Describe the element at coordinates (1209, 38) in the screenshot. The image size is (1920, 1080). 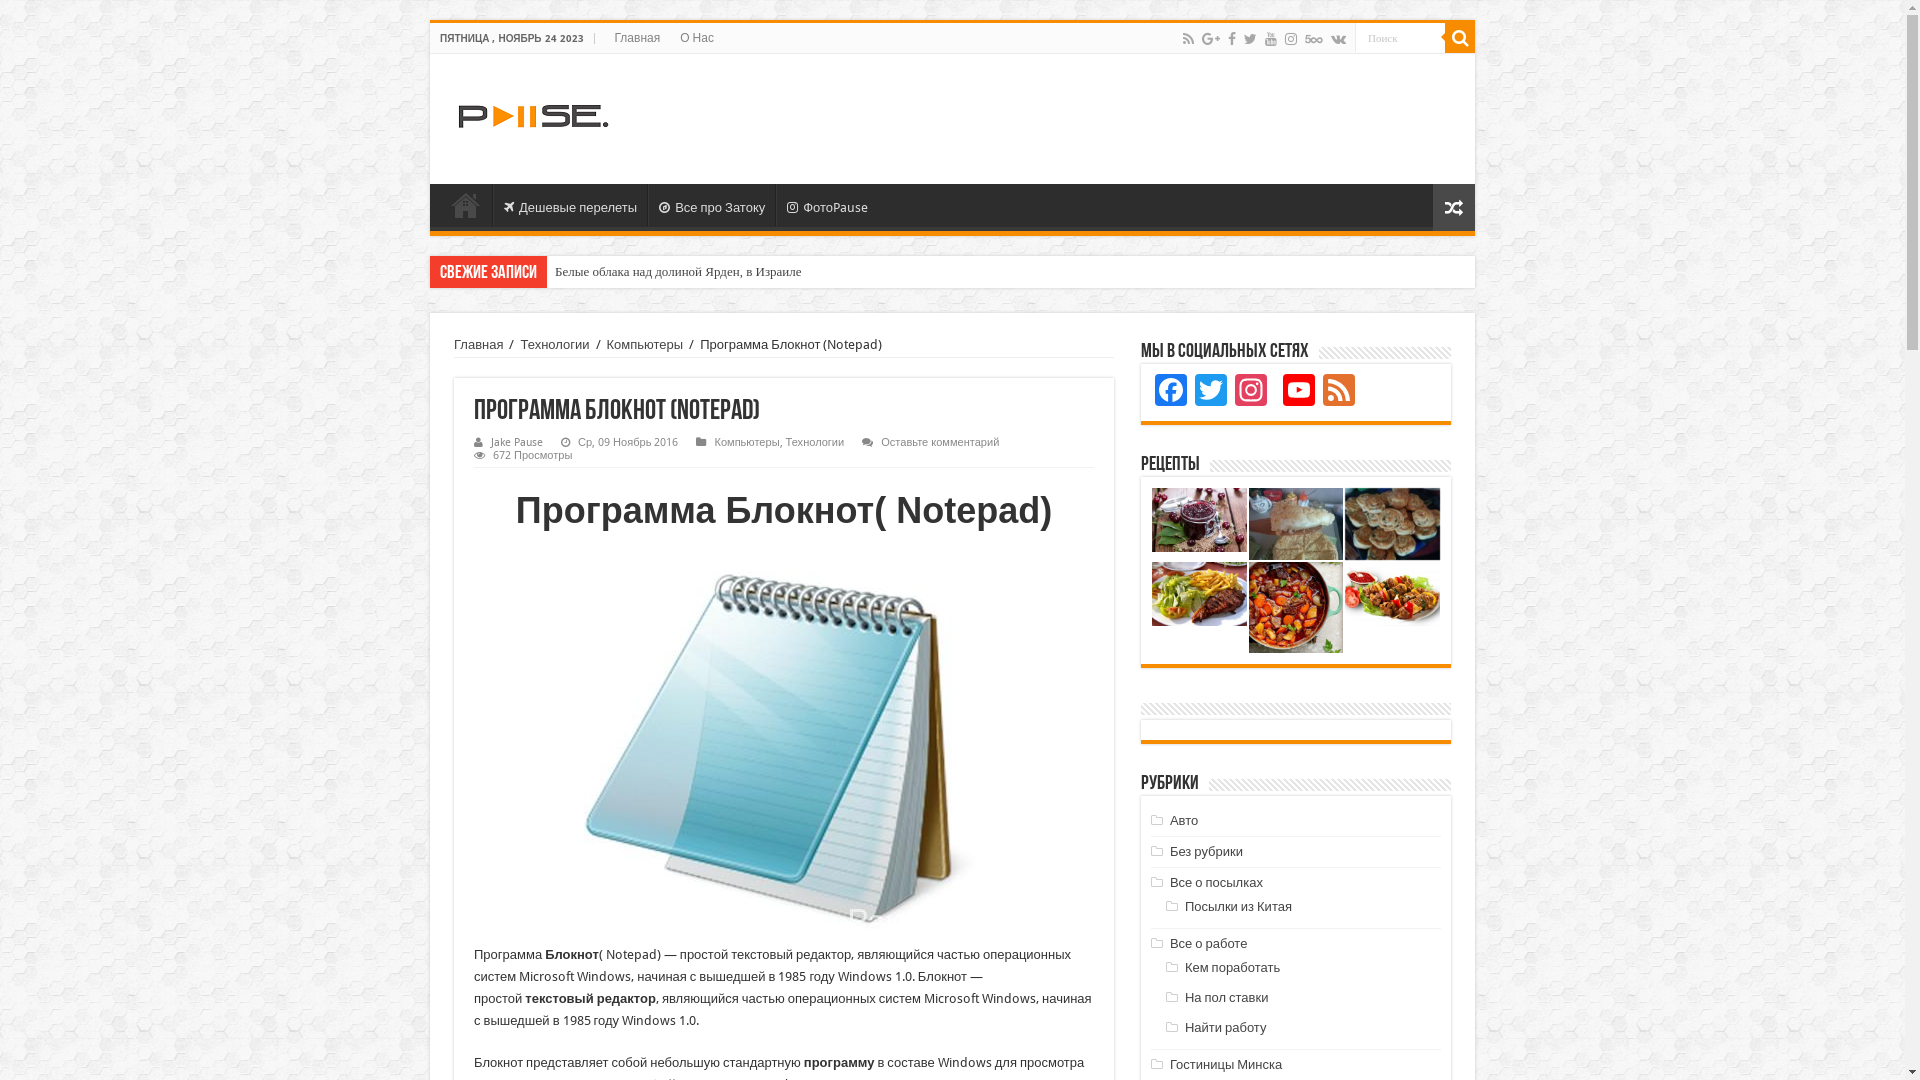
I see `'Google+'` at that location.